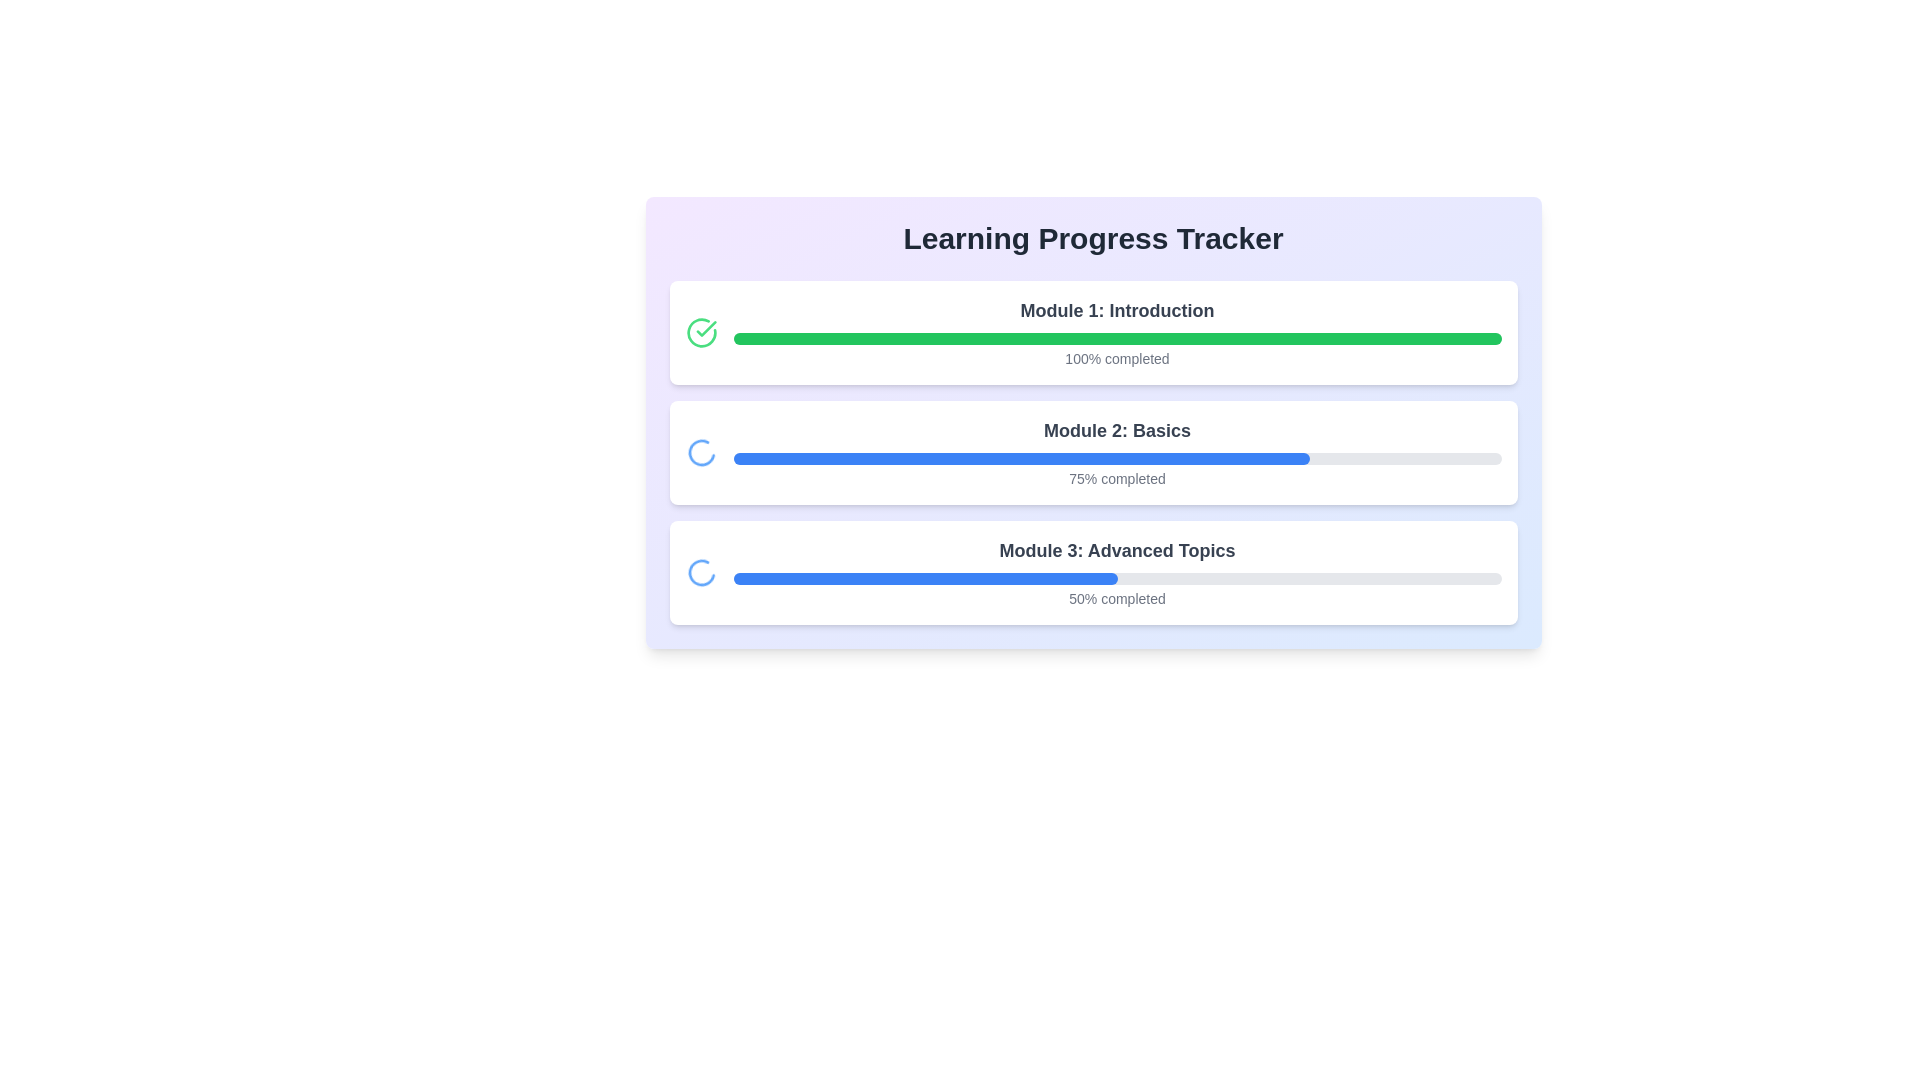 Image resolution: width=1920 pixels, height=1080 pixels. What do you see at coordinates (924, 578) in the screenshot?
I see `the Progress indicator (visual fill) representing 50% completion of 'Module 3: Advanced Topics' within the progress bar` at bounding box center [924, 578].